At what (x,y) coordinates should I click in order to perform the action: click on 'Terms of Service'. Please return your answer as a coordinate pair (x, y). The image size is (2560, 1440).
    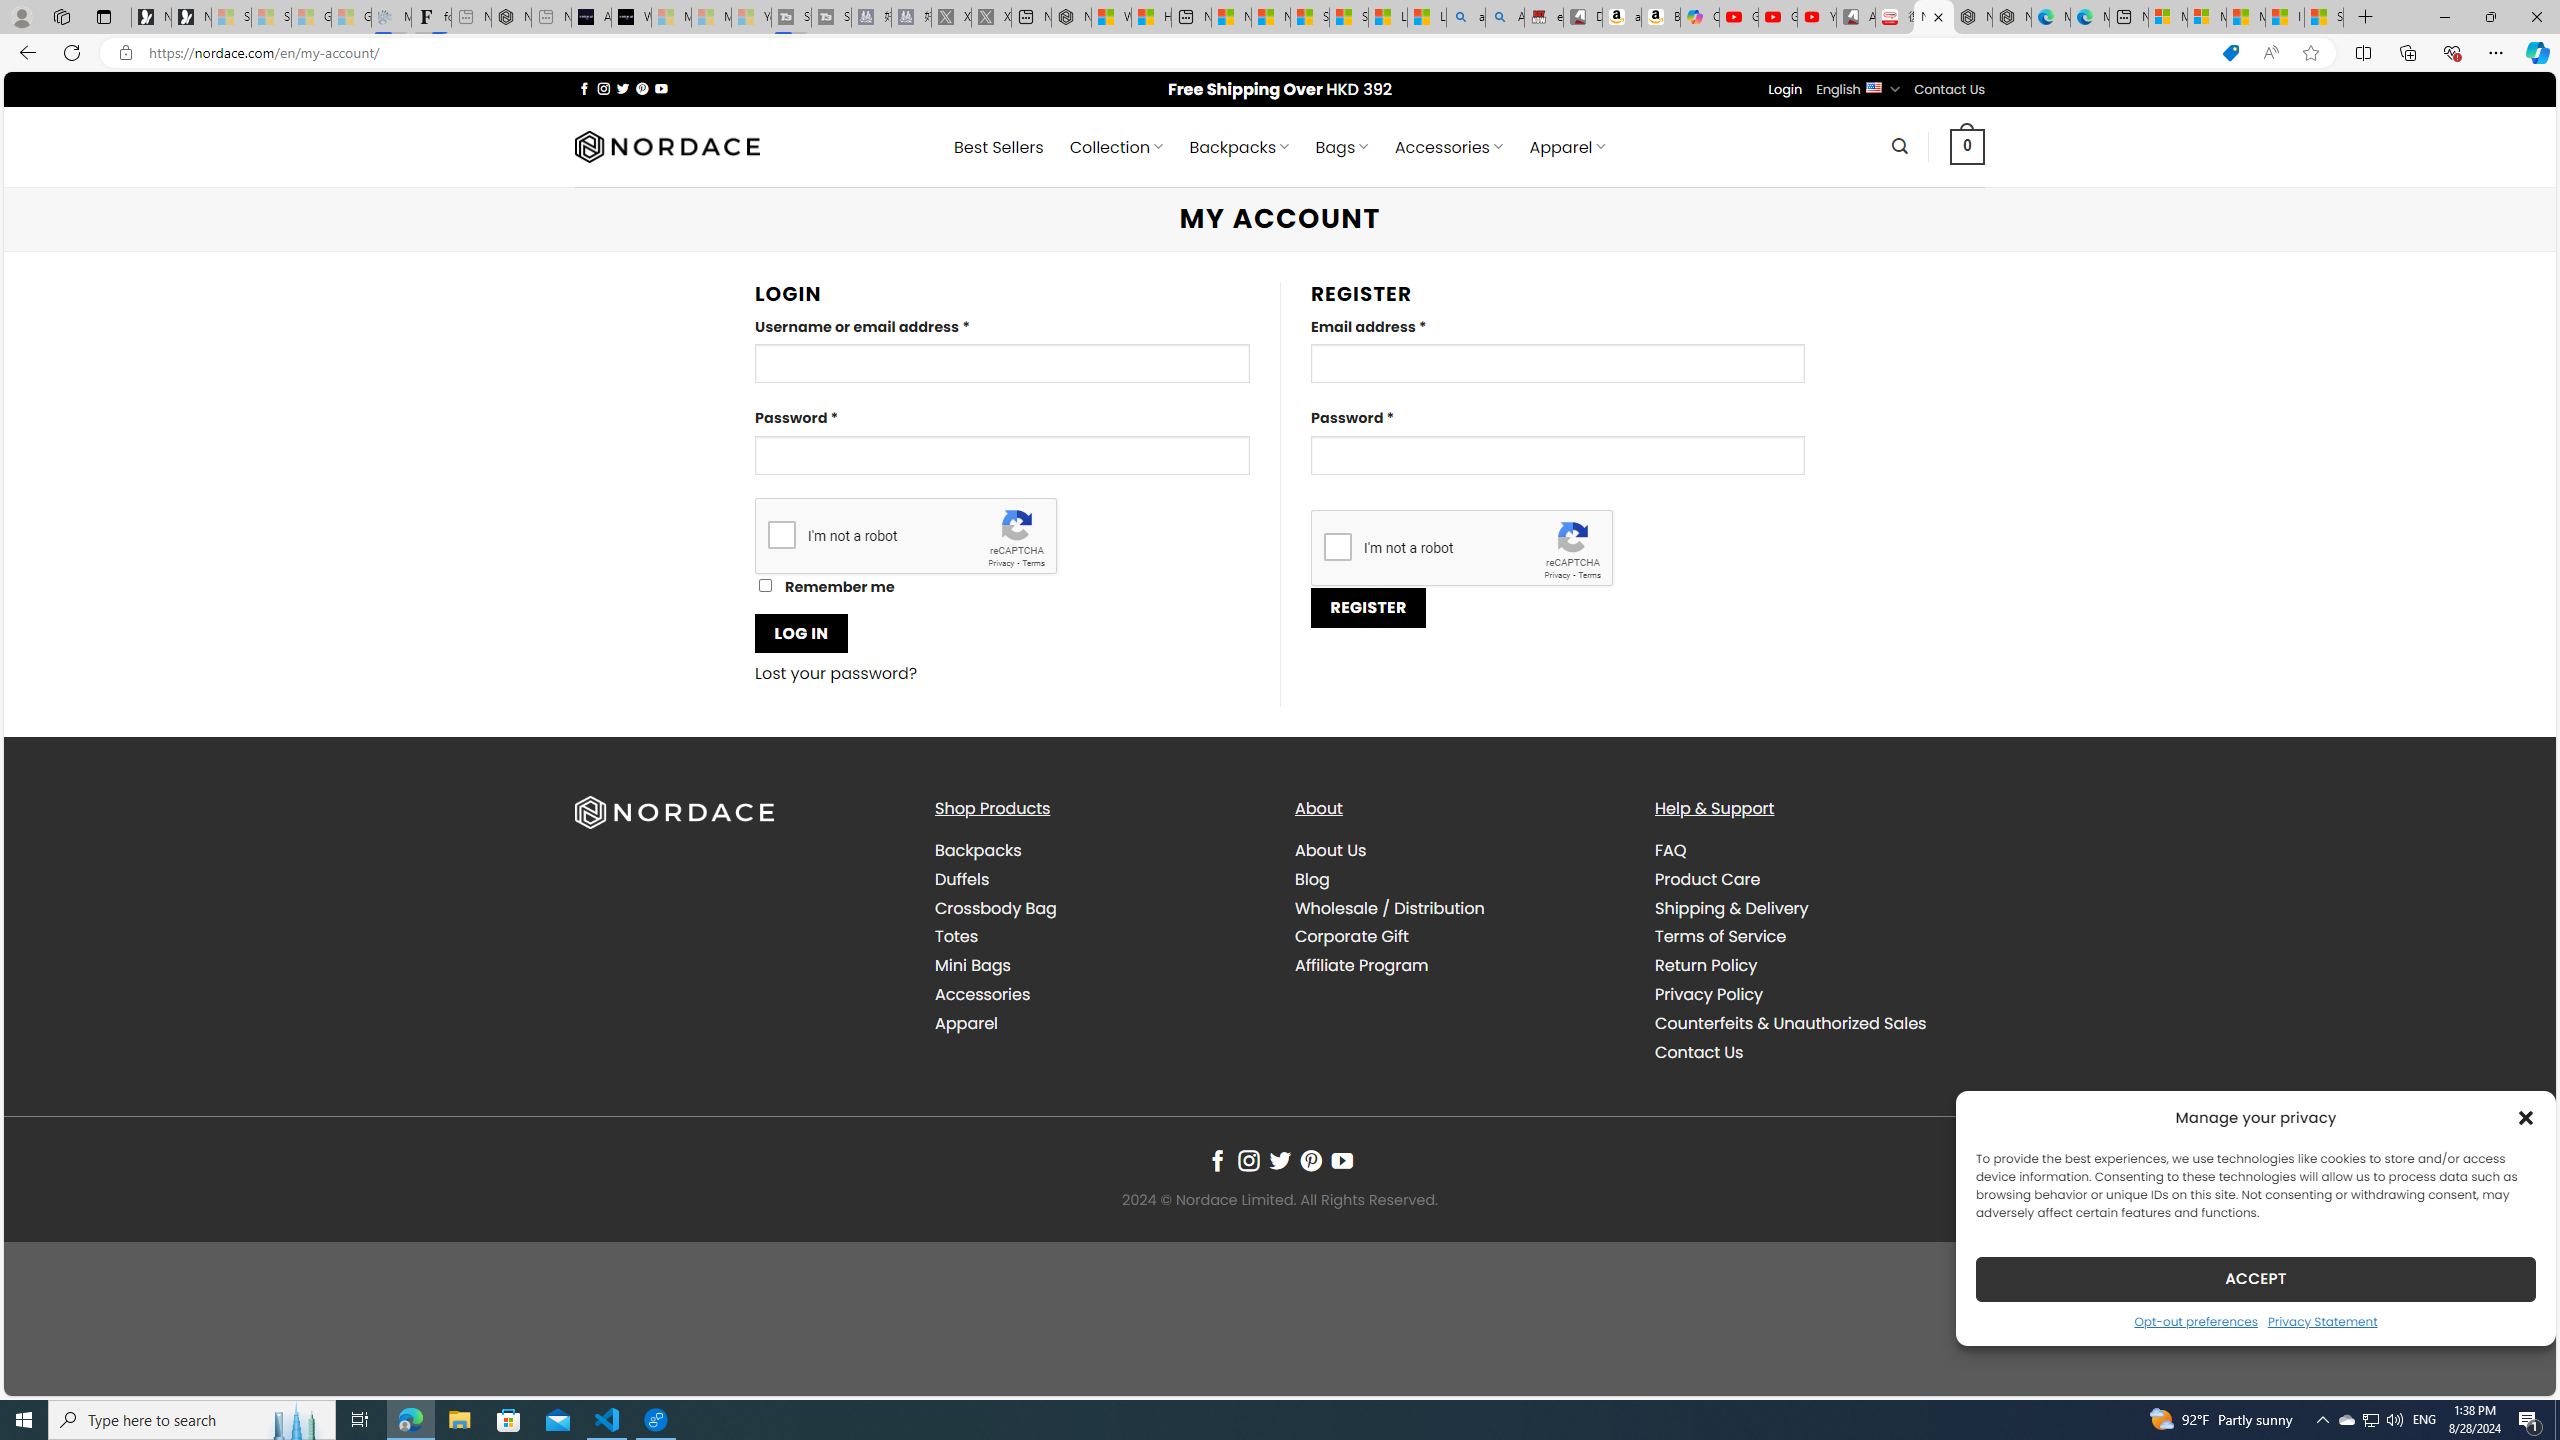
    Looking at the image, I should click on (1818, 937).